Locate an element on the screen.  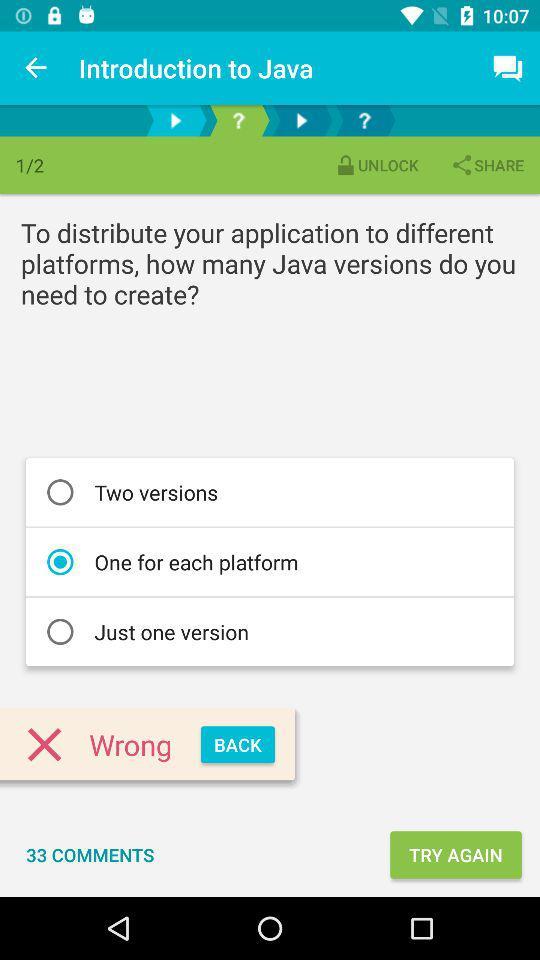
item to the left of the introduction to java is located at coordinates (36, 68).